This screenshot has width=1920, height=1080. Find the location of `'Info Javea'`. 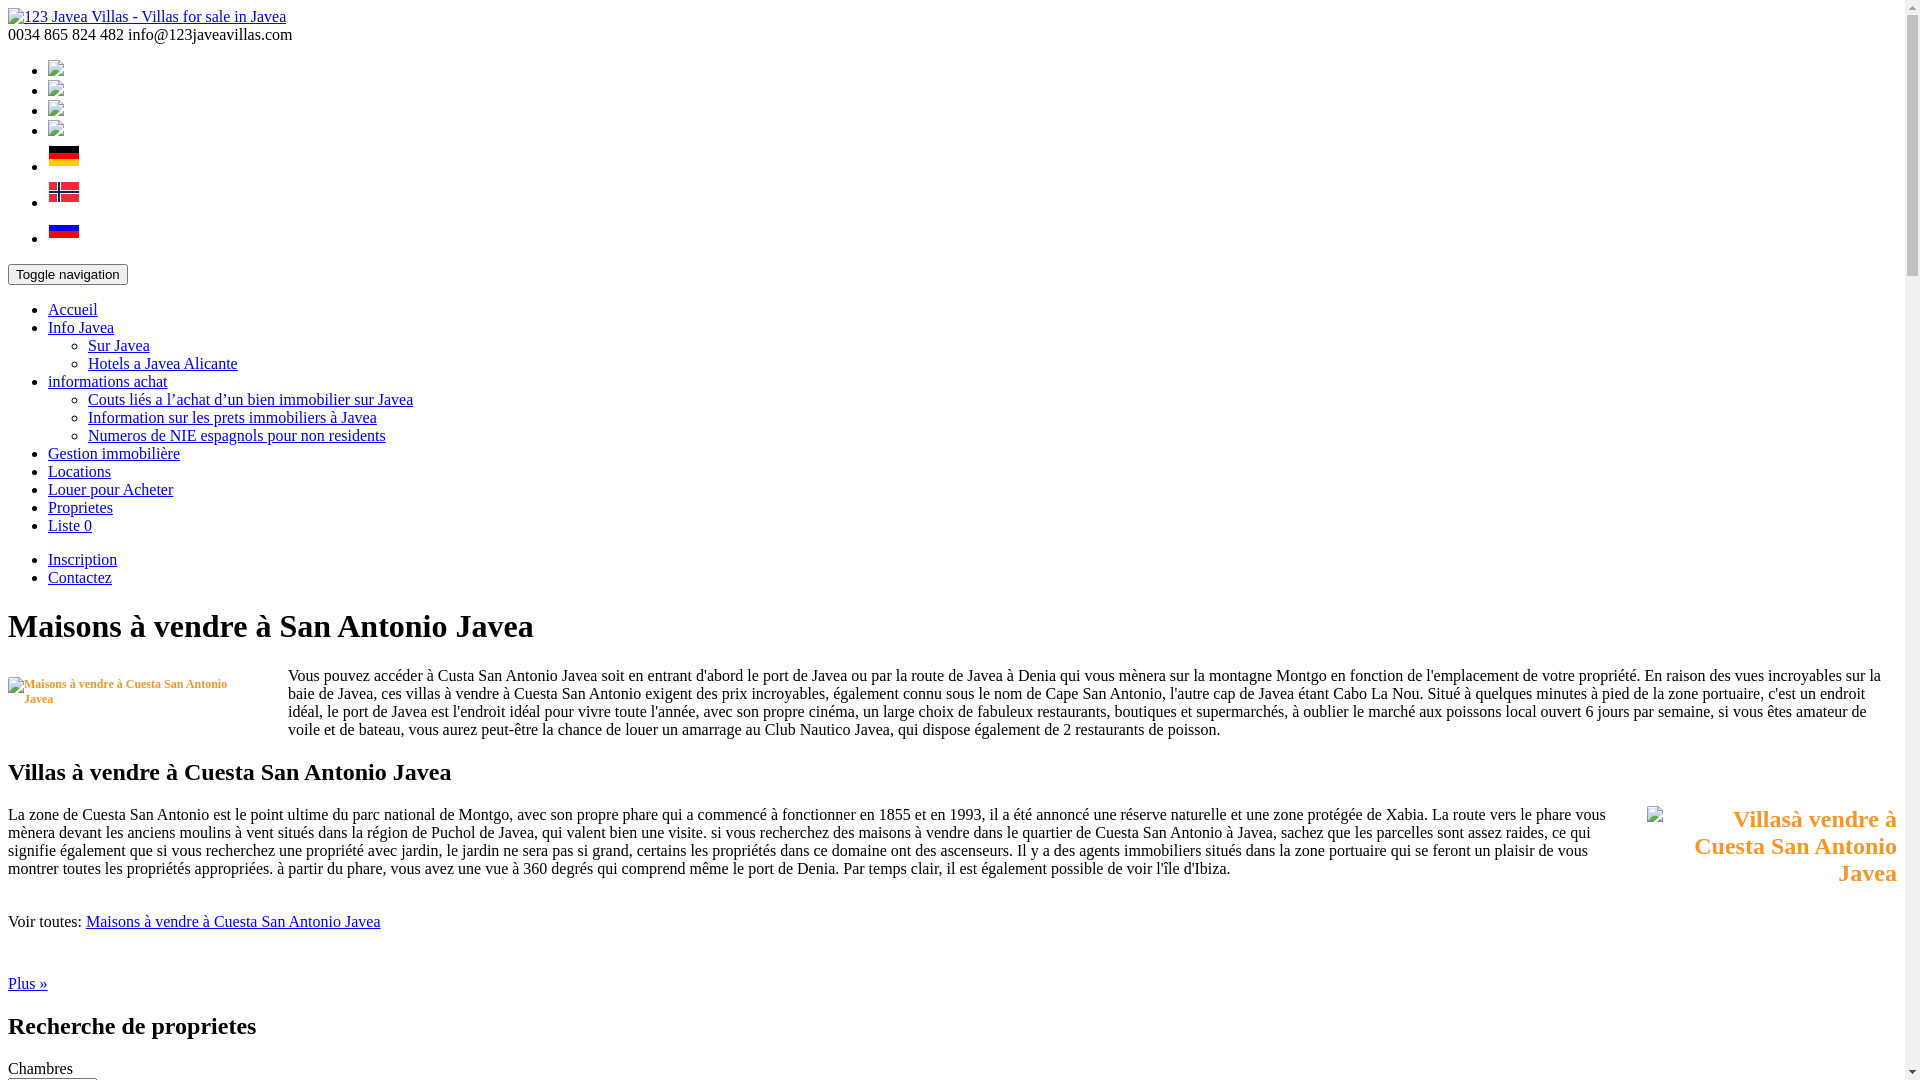

'Info Javea' is located at coordinates (80, 326).